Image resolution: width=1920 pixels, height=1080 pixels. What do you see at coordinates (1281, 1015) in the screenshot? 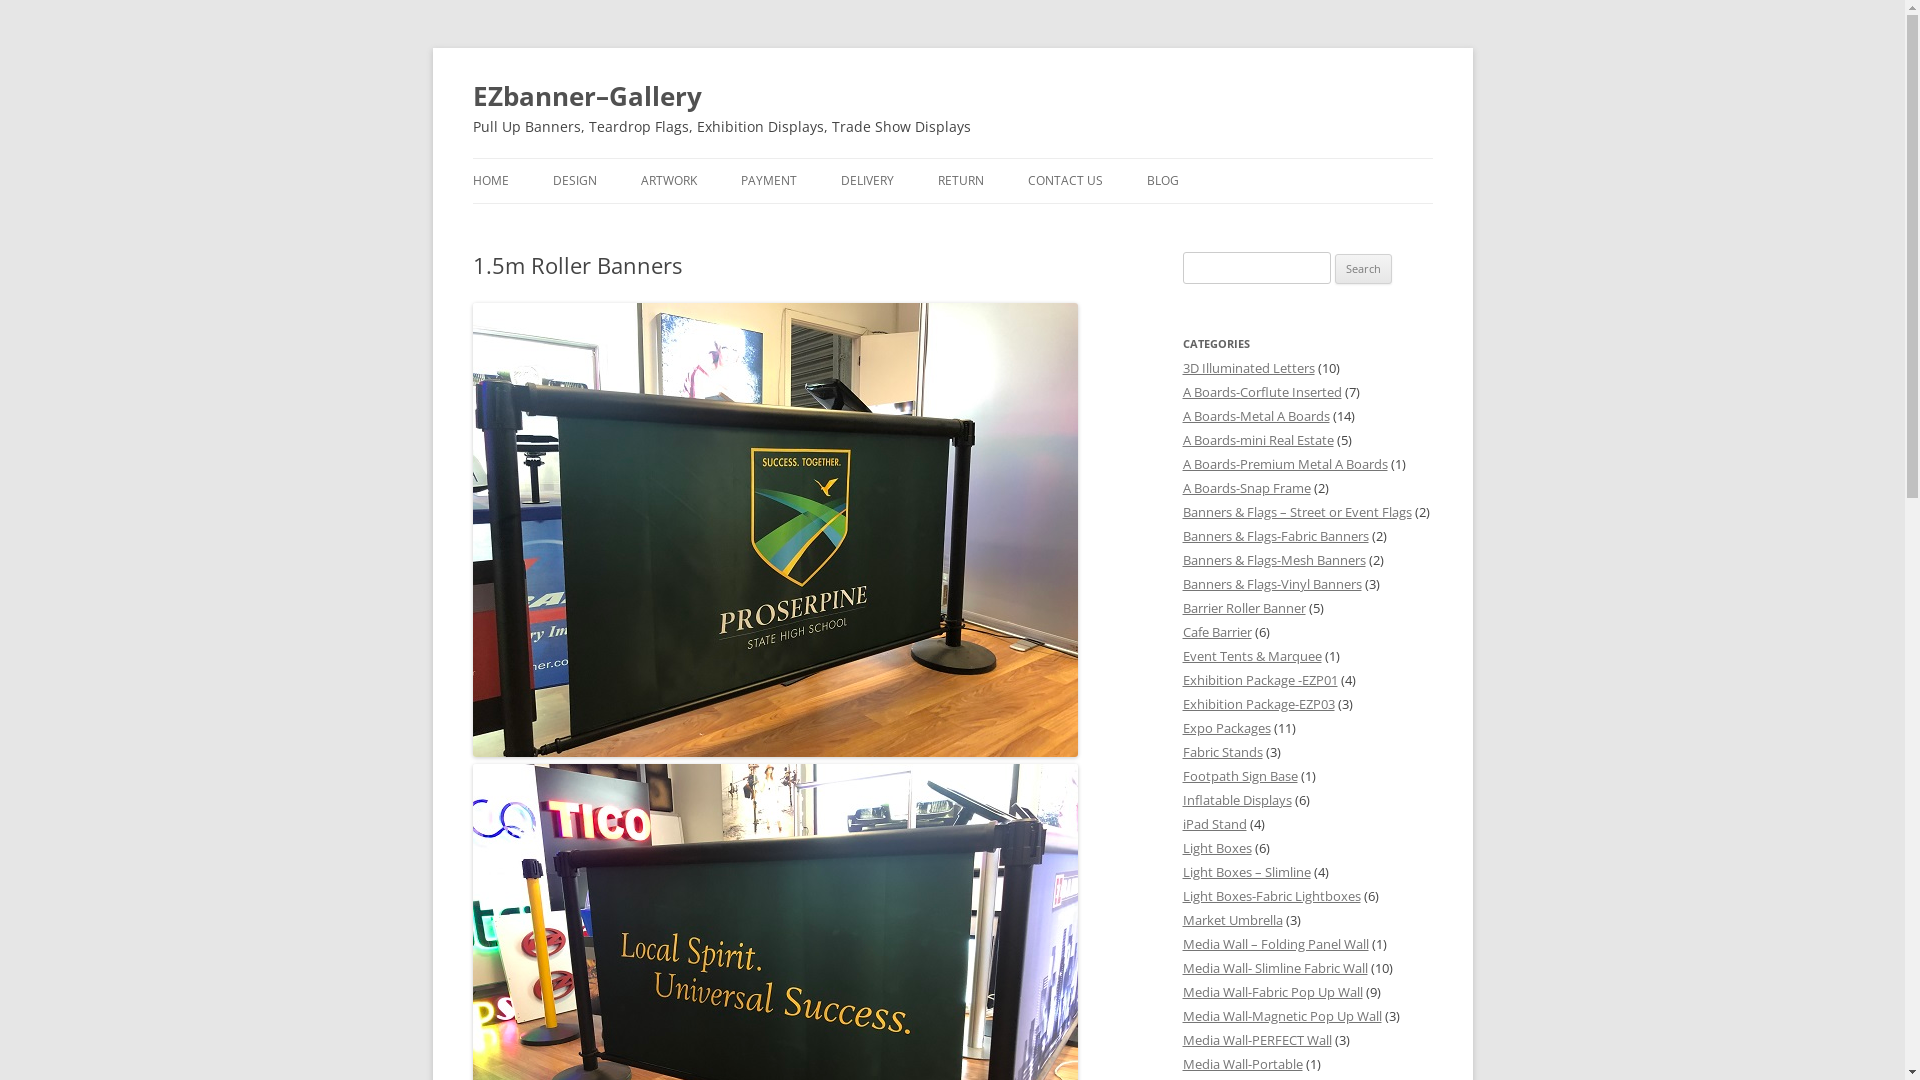
I see `'Media Wall-Magnetic Pop Up Wall'` at bounding box center [1281, 1015].